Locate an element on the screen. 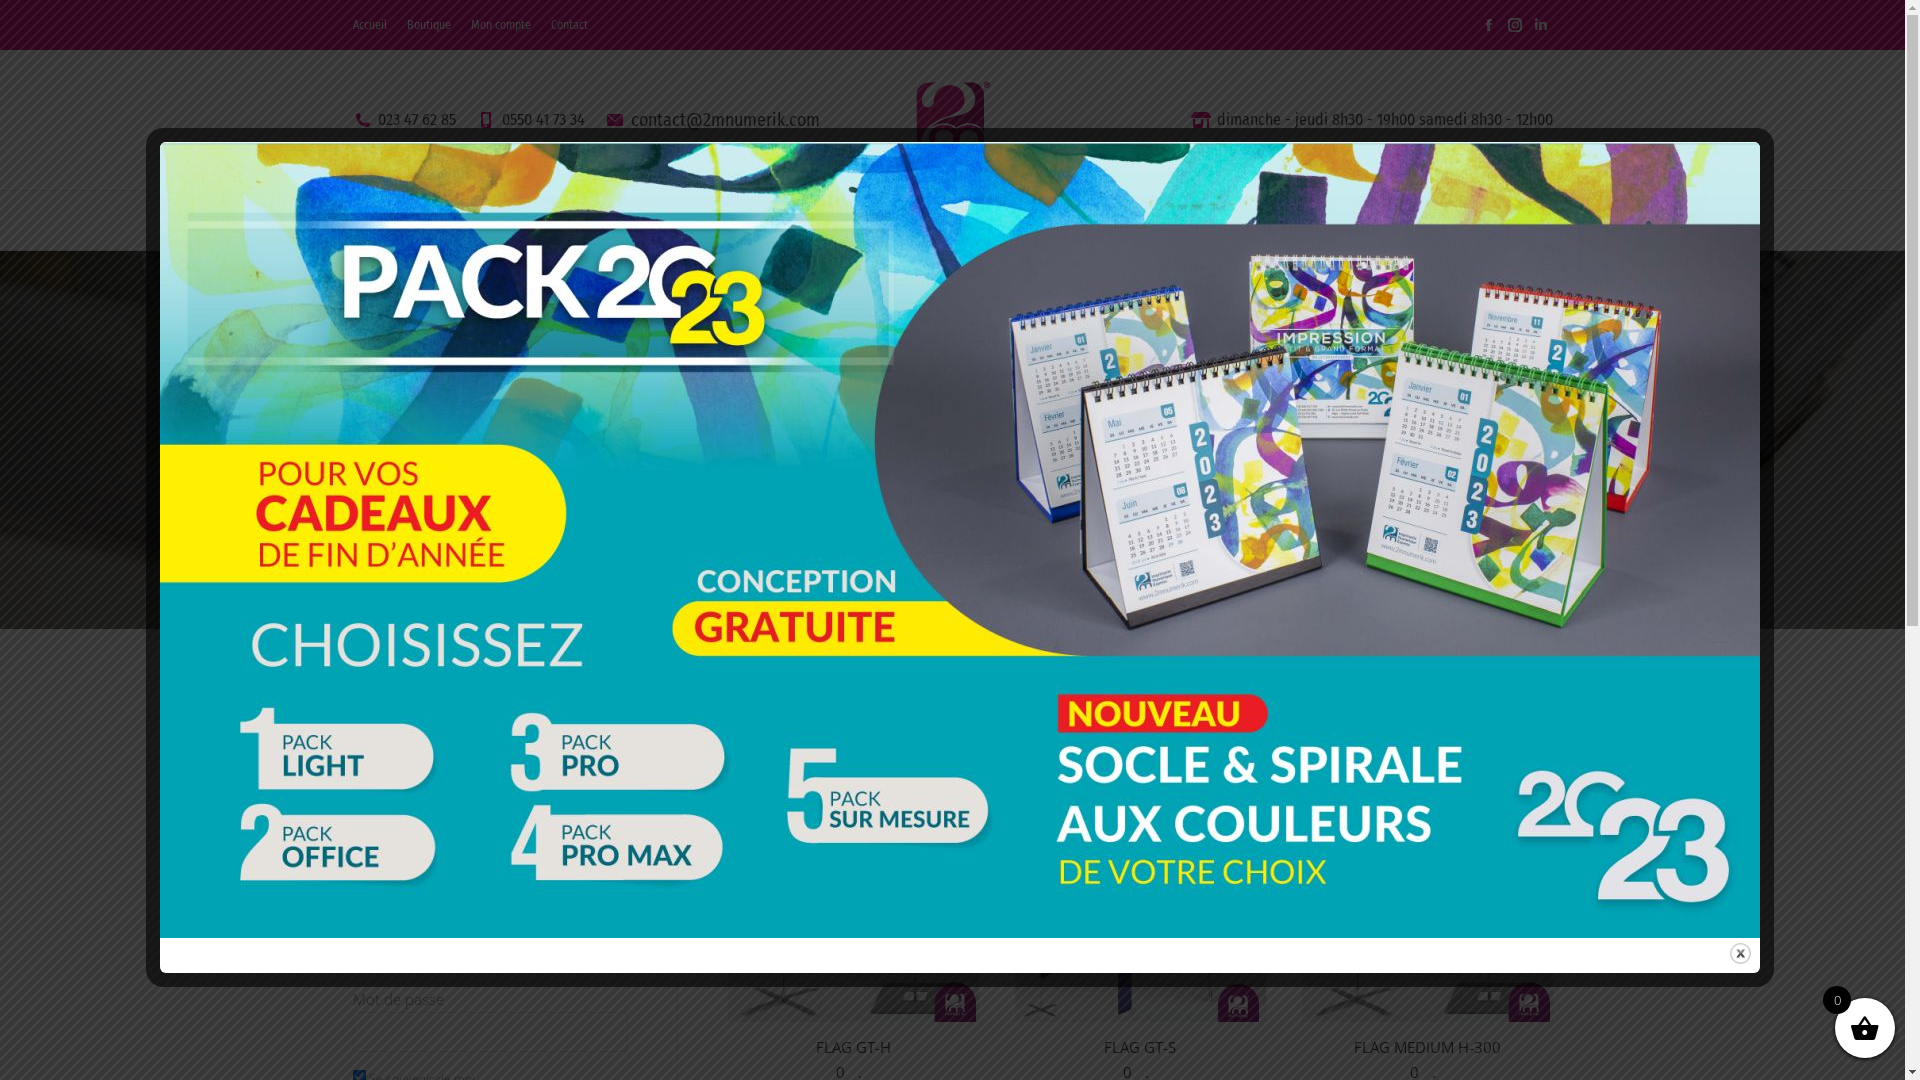 This screenshot has height=1080, width=1920. 'Facebook page opens in new window' is located at coordinates (1488, 24).